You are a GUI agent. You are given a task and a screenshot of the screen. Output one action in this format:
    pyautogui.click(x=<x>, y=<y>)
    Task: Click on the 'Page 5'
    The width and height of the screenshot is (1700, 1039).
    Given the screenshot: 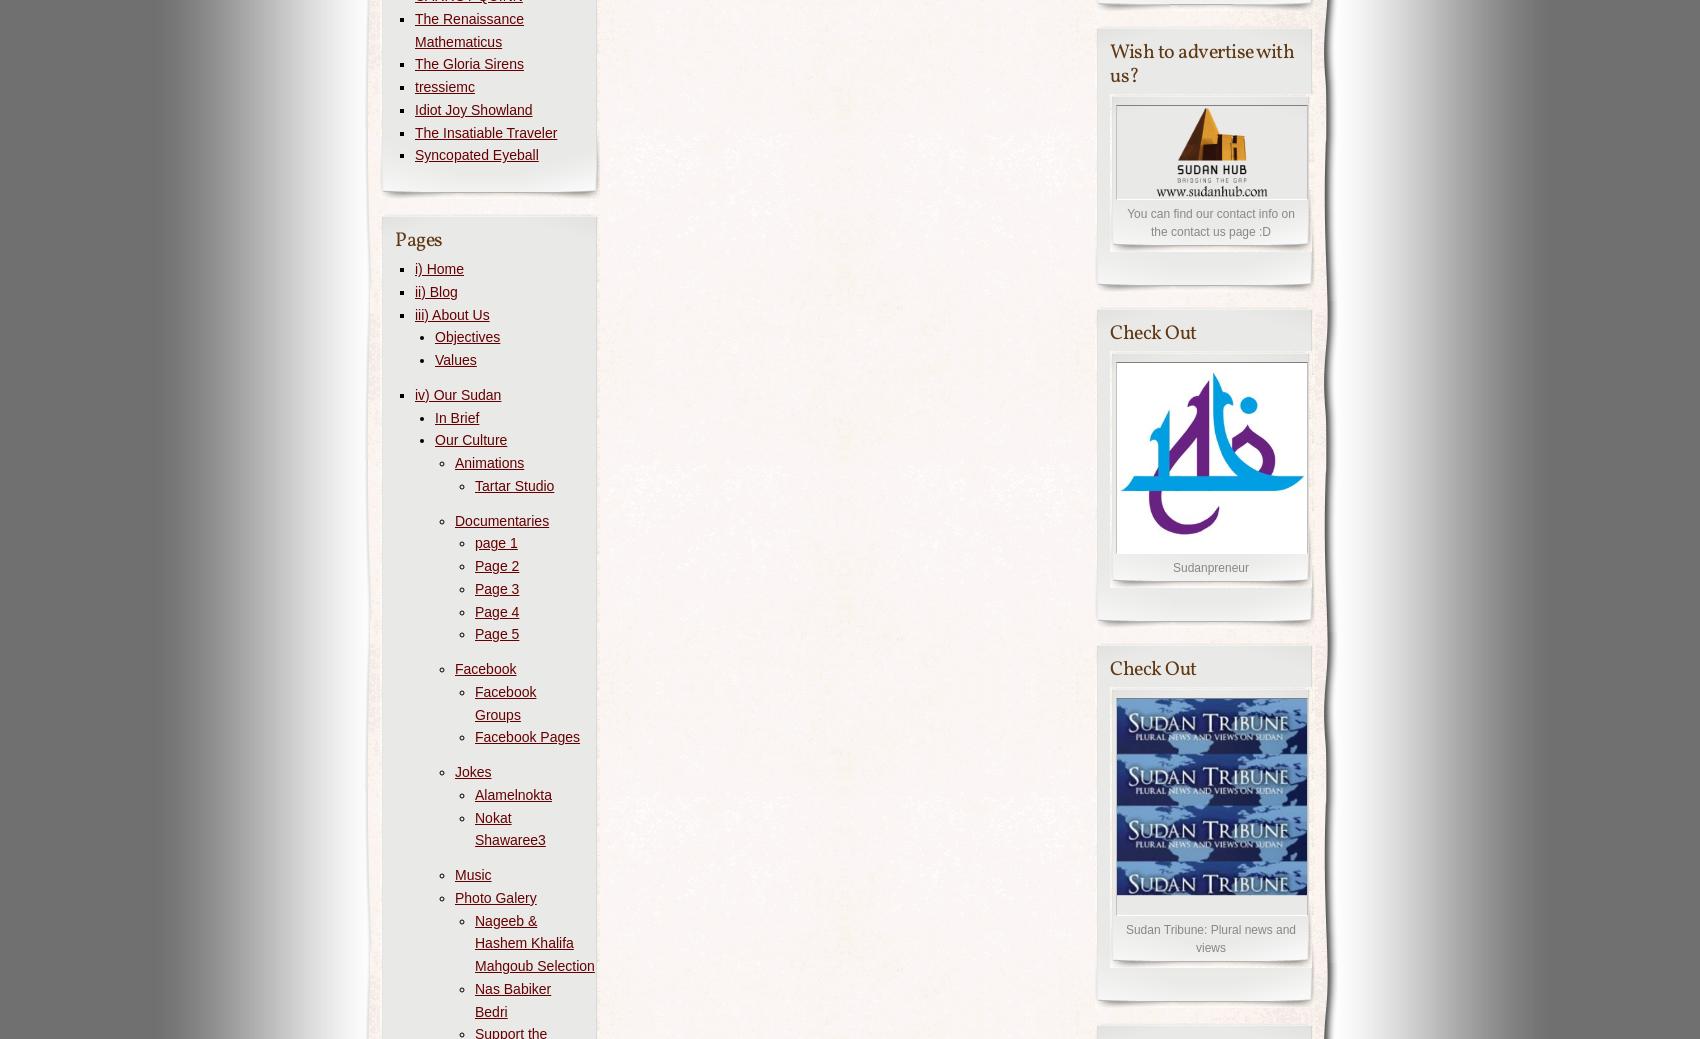 What is the action you would take?
    pyautogui.click(x=497, y=633)
    